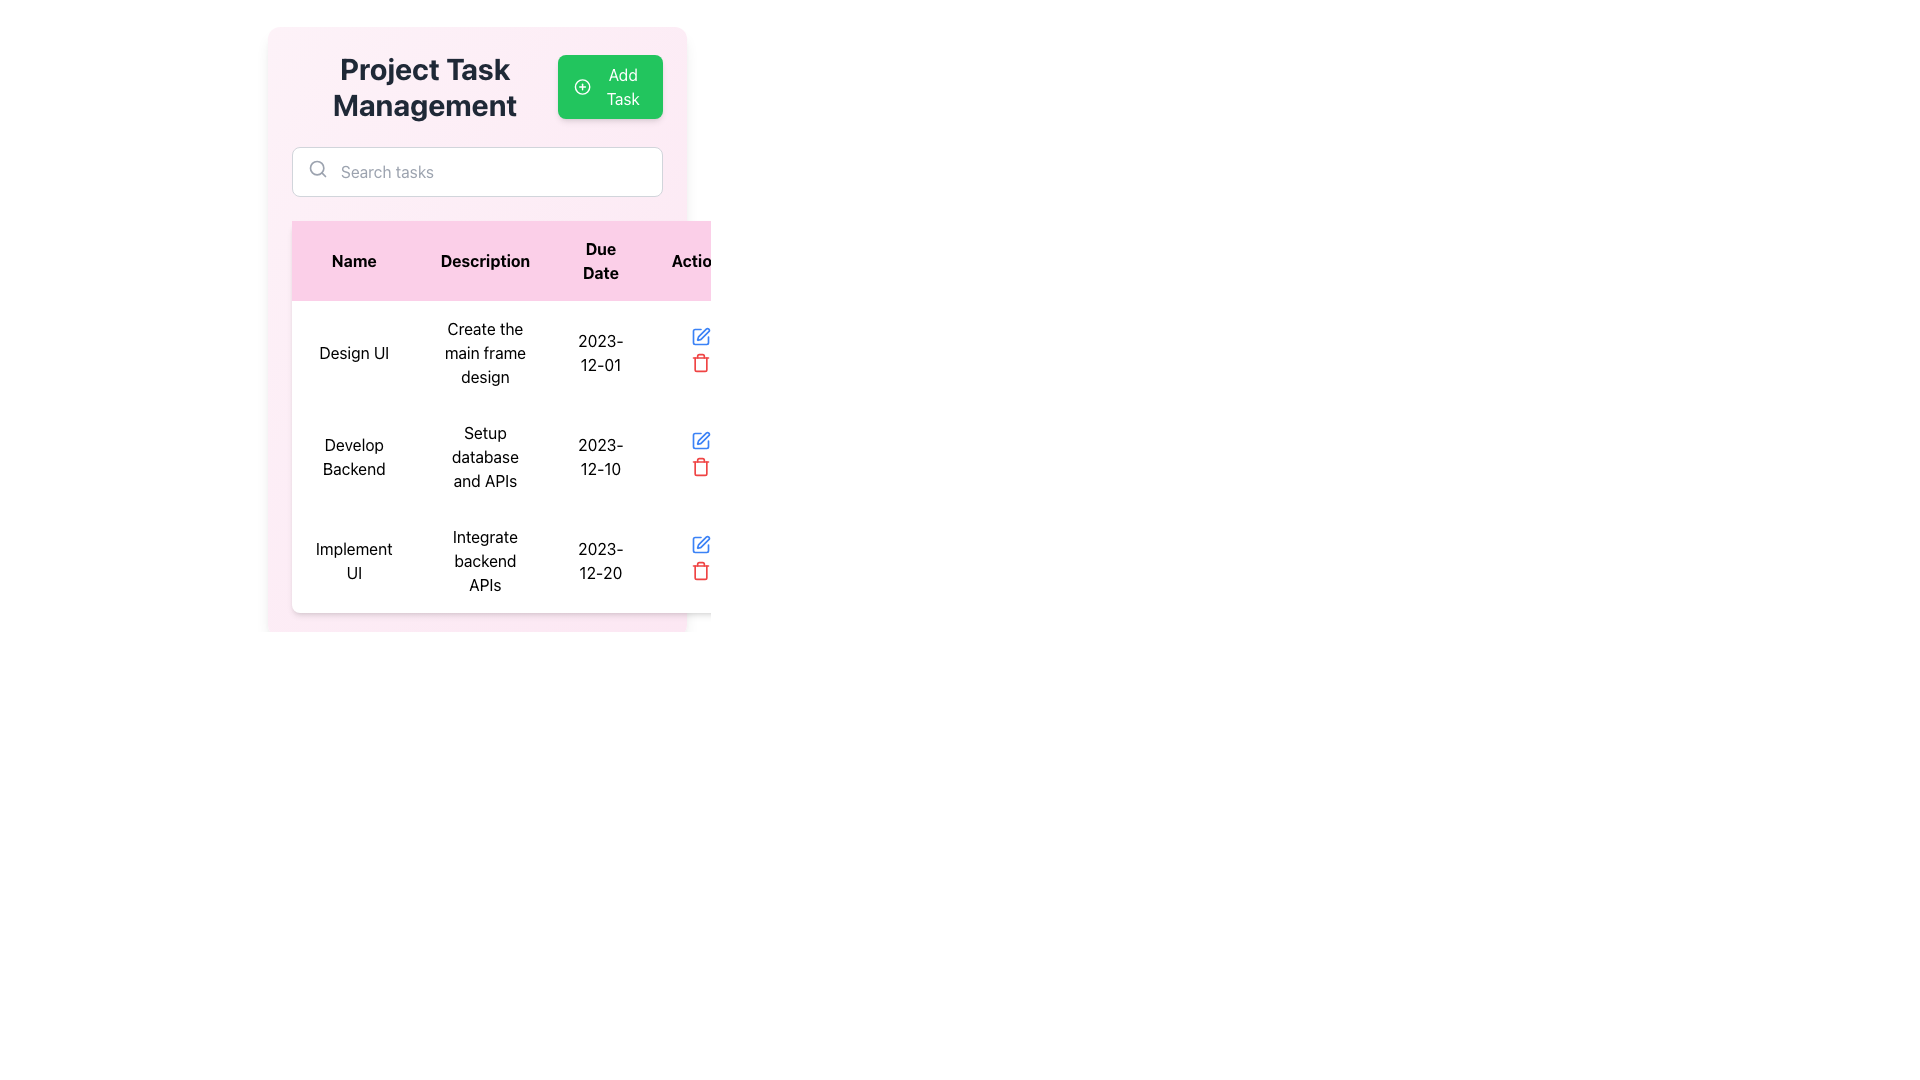 Image resolution: width=1920 pixels, height=1080 pixels. What do you see at coordinates (523, 260) in the screenshot?
I see `the column header of the table to sort the data displayed in that column` at bounding box center [523, 260].